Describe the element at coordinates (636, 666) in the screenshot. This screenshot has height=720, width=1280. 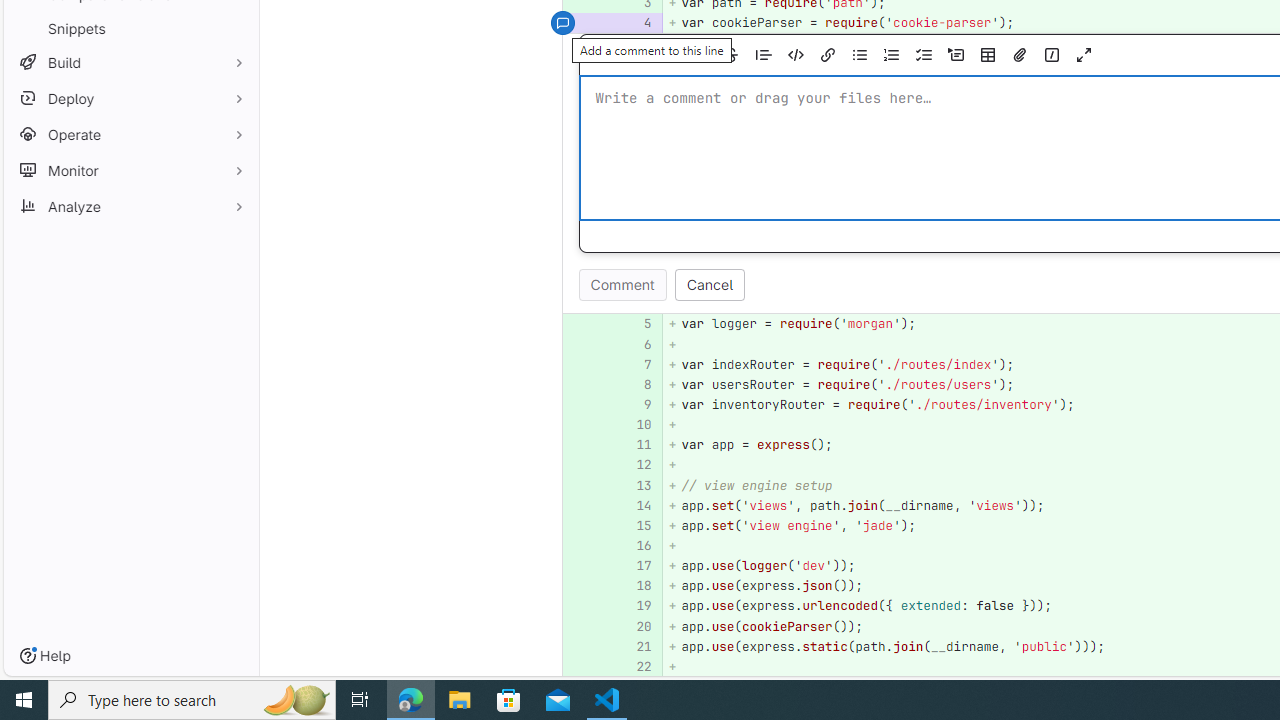
I see `'22'` at that location.